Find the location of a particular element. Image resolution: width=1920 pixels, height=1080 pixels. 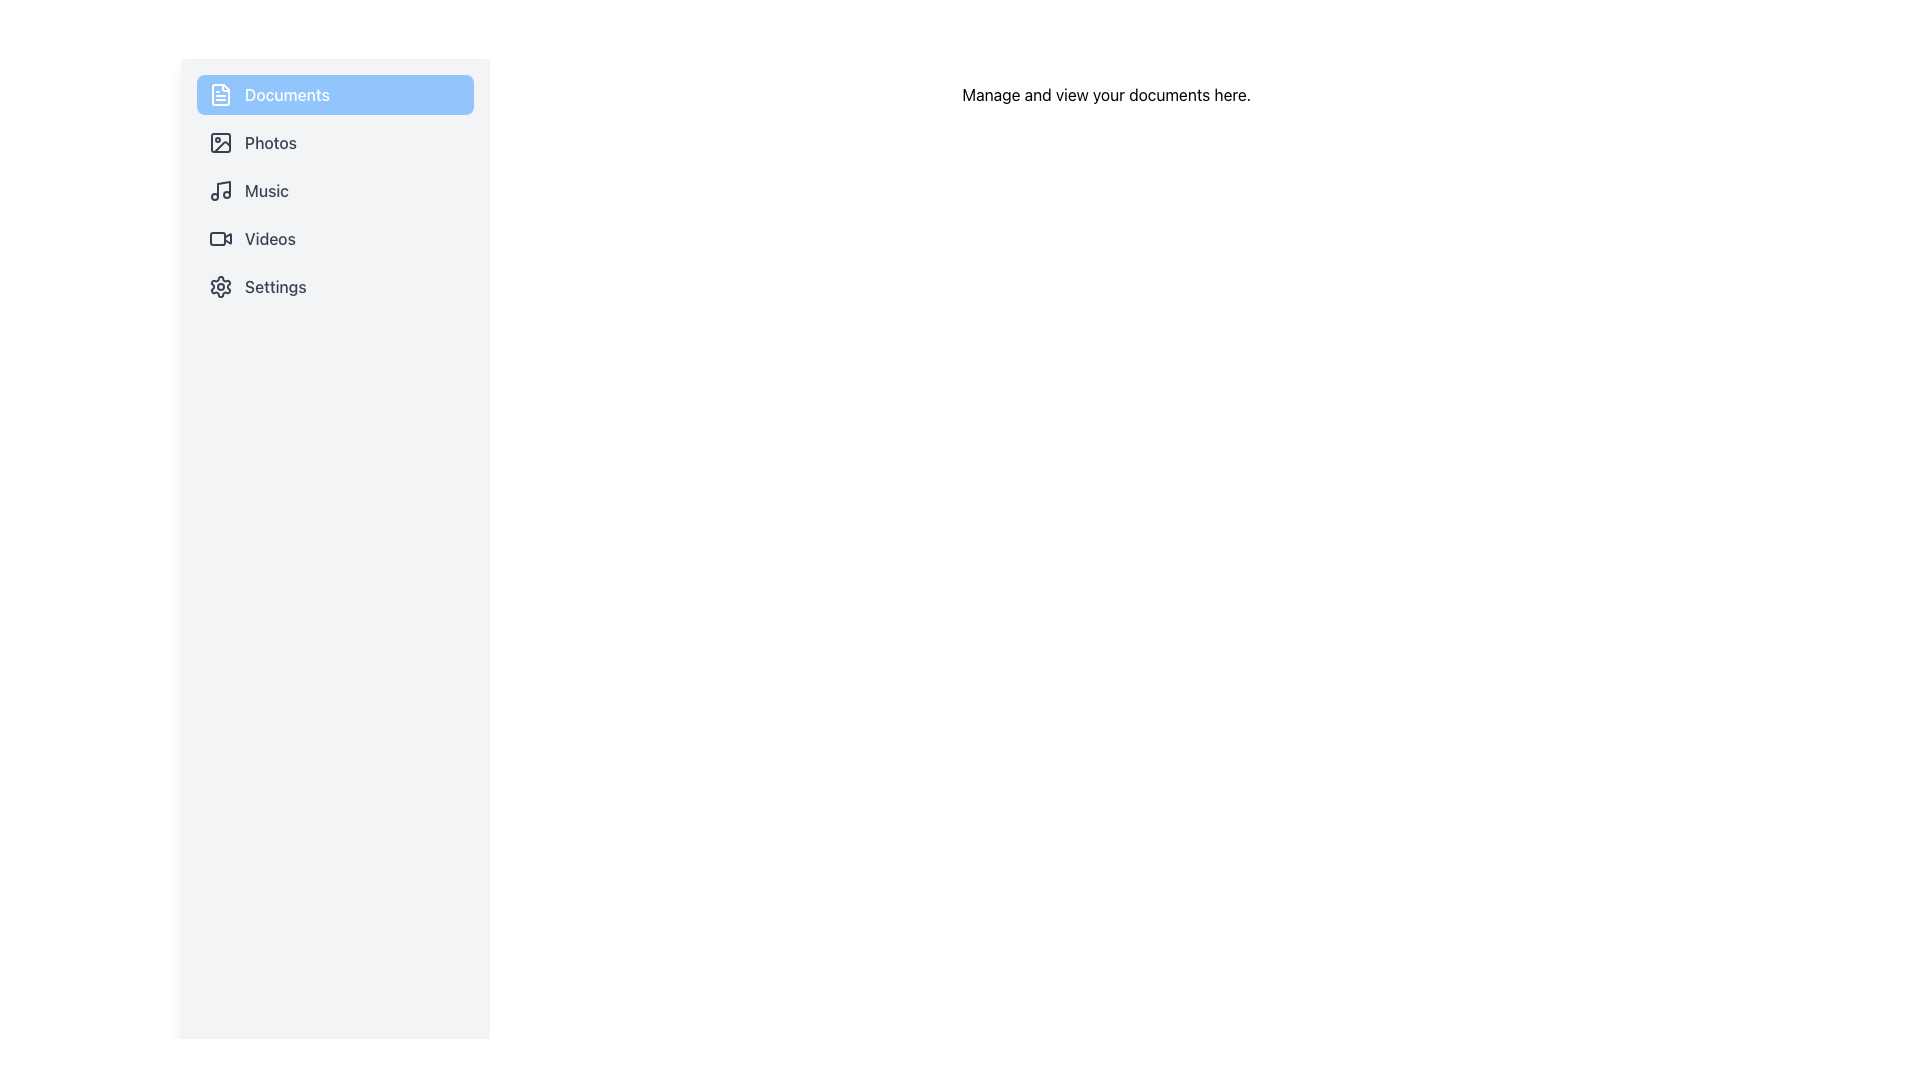

the third navigation link in the vertical list, which is positioned between 'Photos' and 'Videos' is located at coordinates (335, 191).